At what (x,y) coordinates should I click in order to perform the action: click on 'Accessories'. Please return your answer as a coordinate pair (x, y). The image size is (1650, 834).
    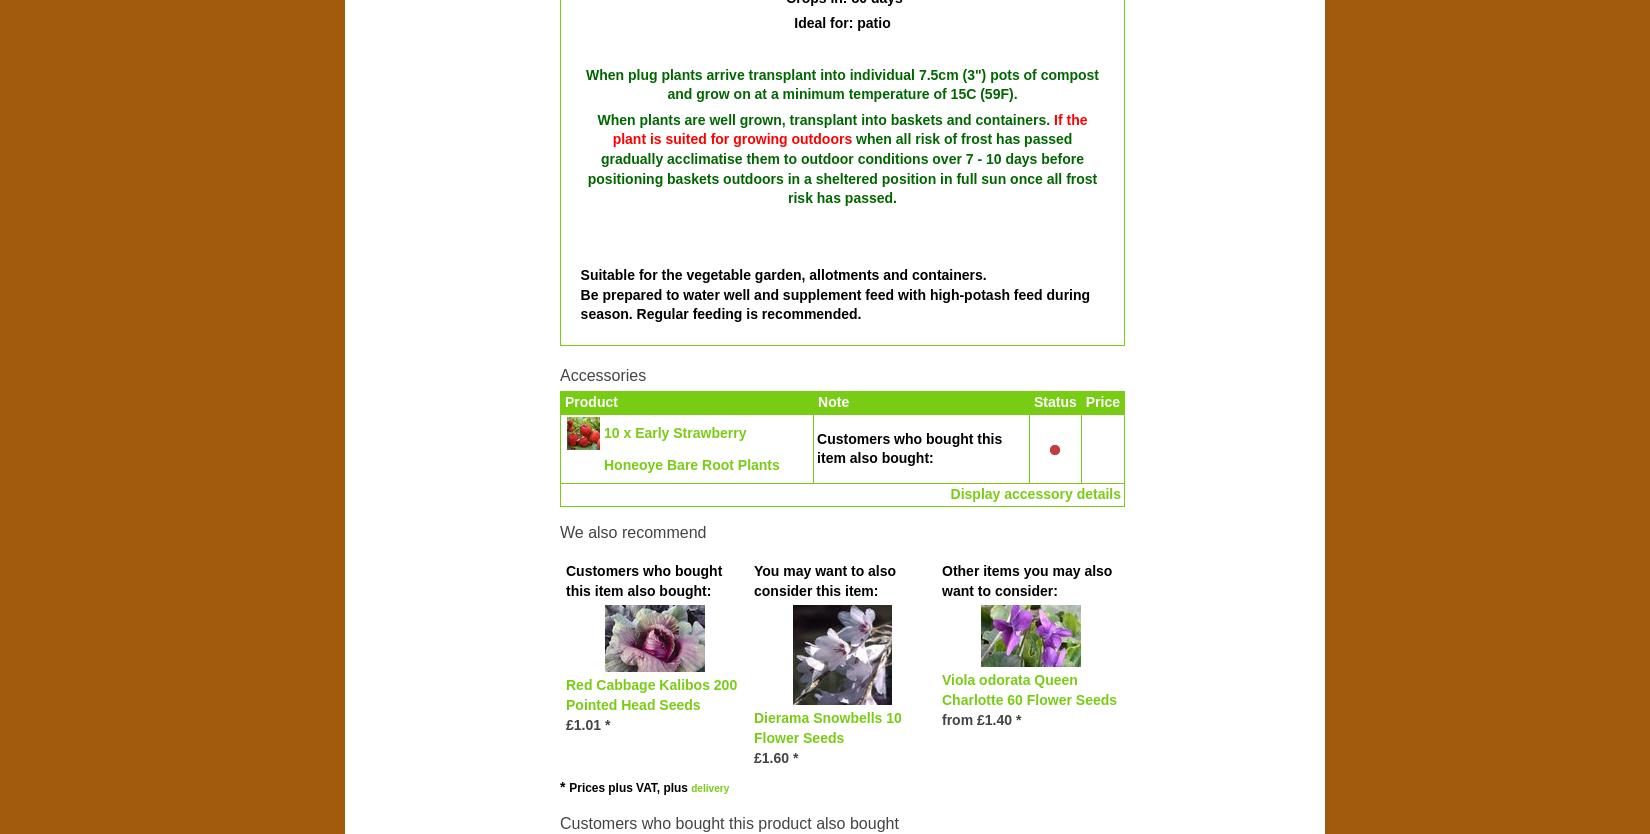
    Looking at the image, I should click on (602, 373).